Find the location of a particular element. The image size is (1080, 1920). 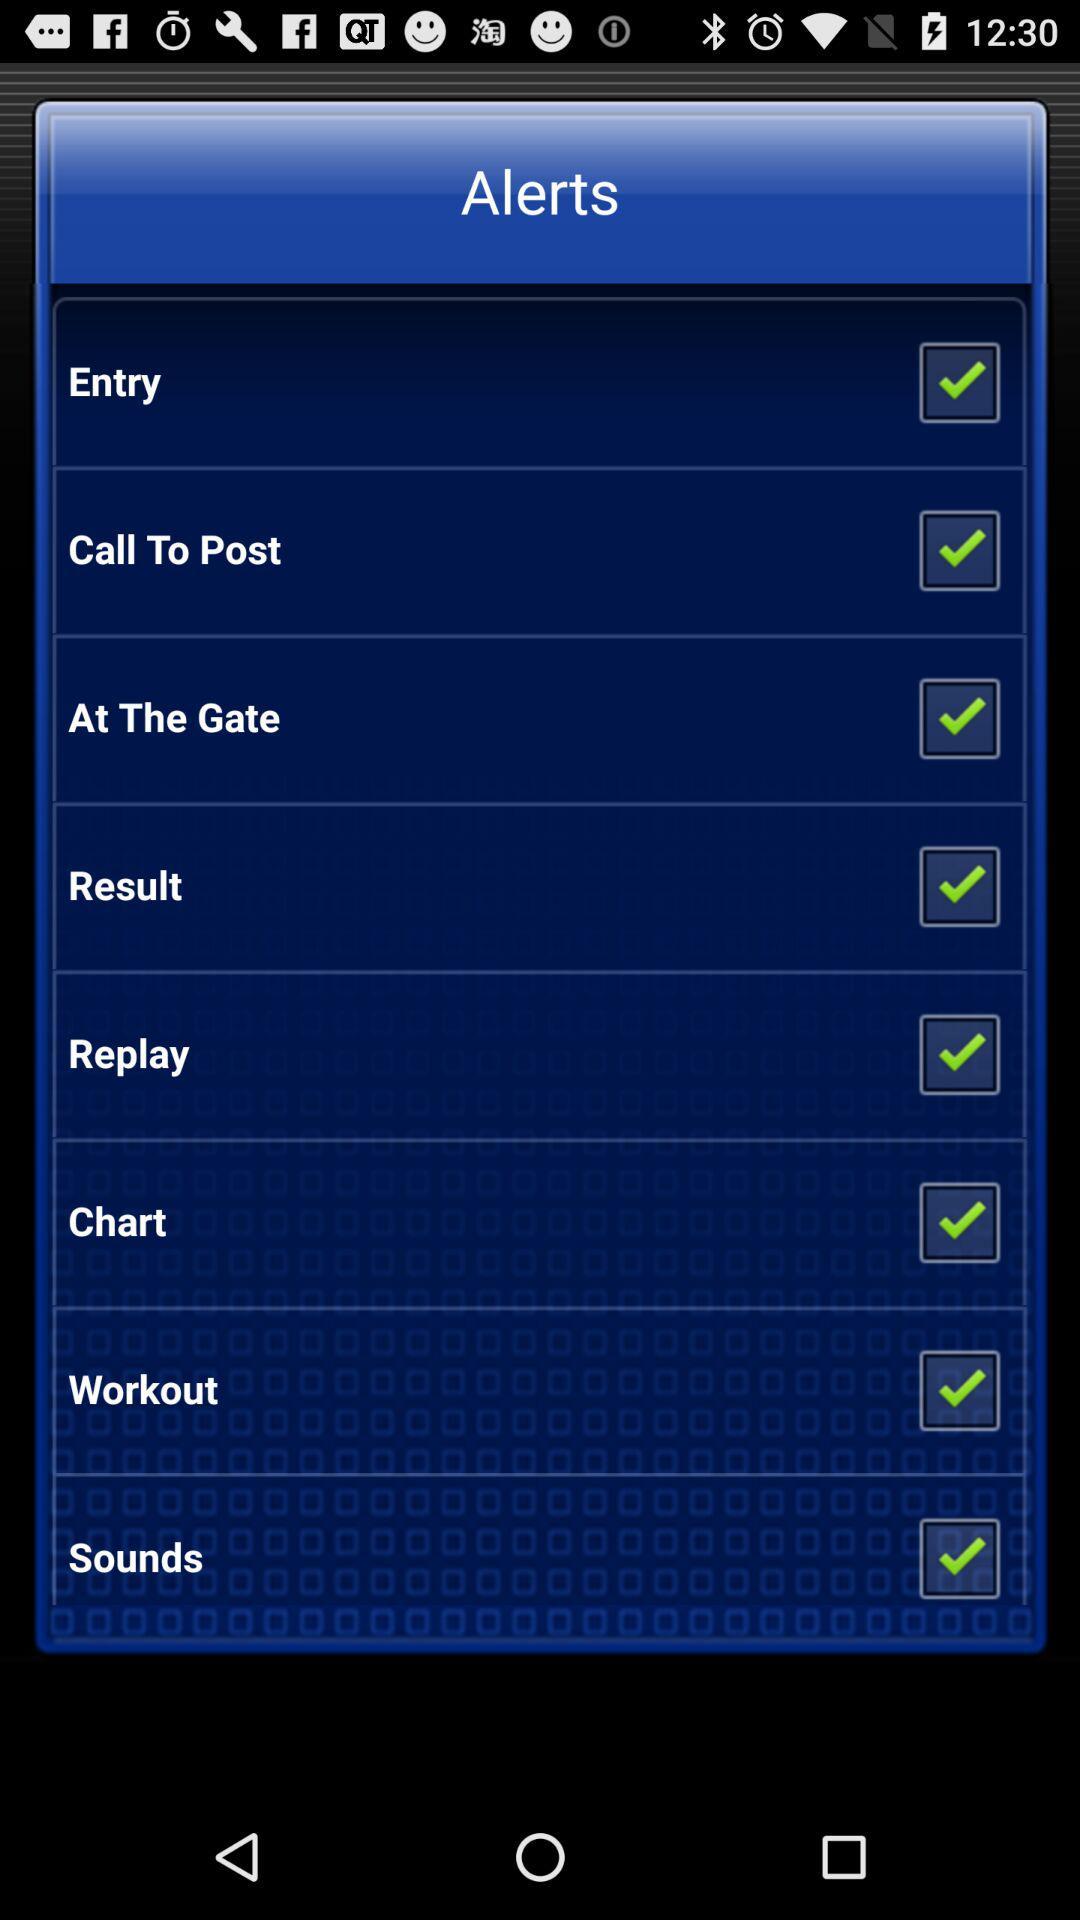

item to the right of the sounds is located at coordinates (957, 1548).